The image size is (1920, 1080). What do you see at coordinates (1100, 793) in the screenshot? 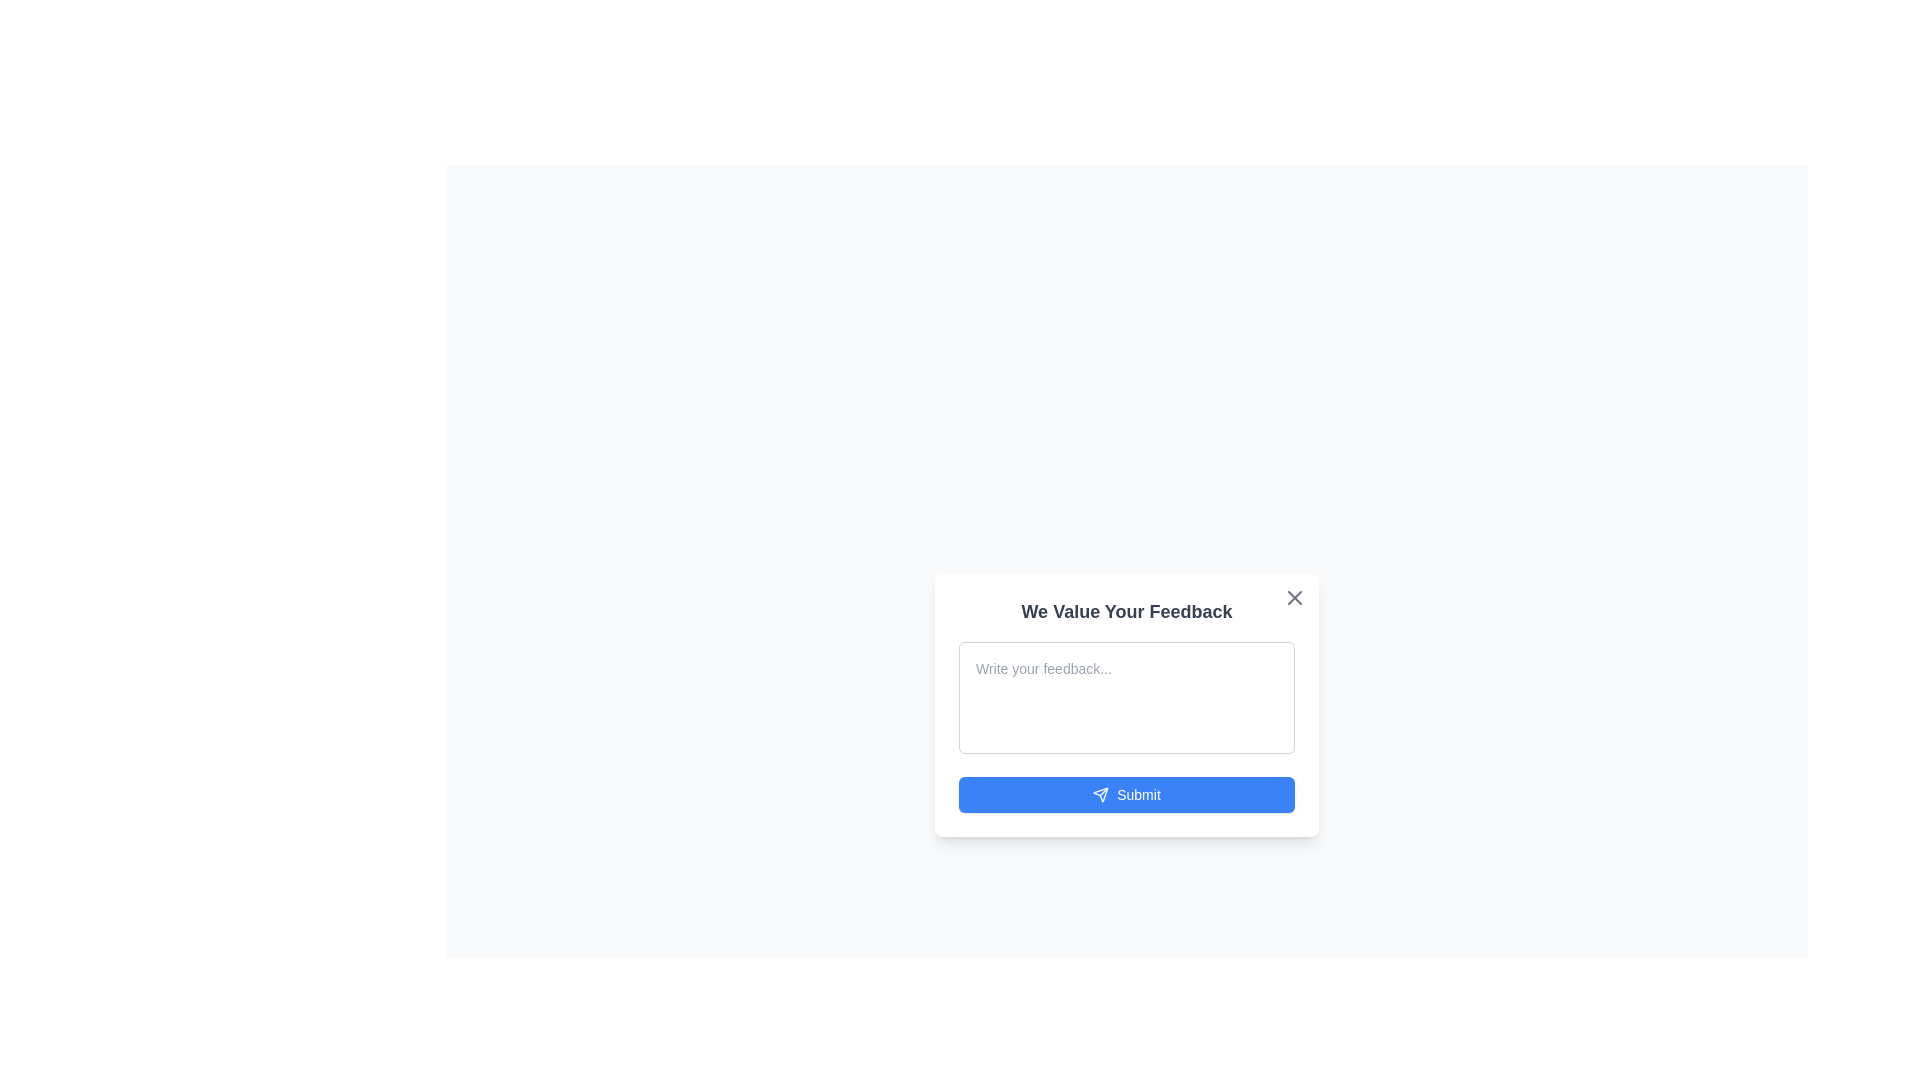
I see `the SVG icon resembling a send action within the 'Submit' button located at the bottom center of the feedback modal dialog` at bounding box center [1100, 793].